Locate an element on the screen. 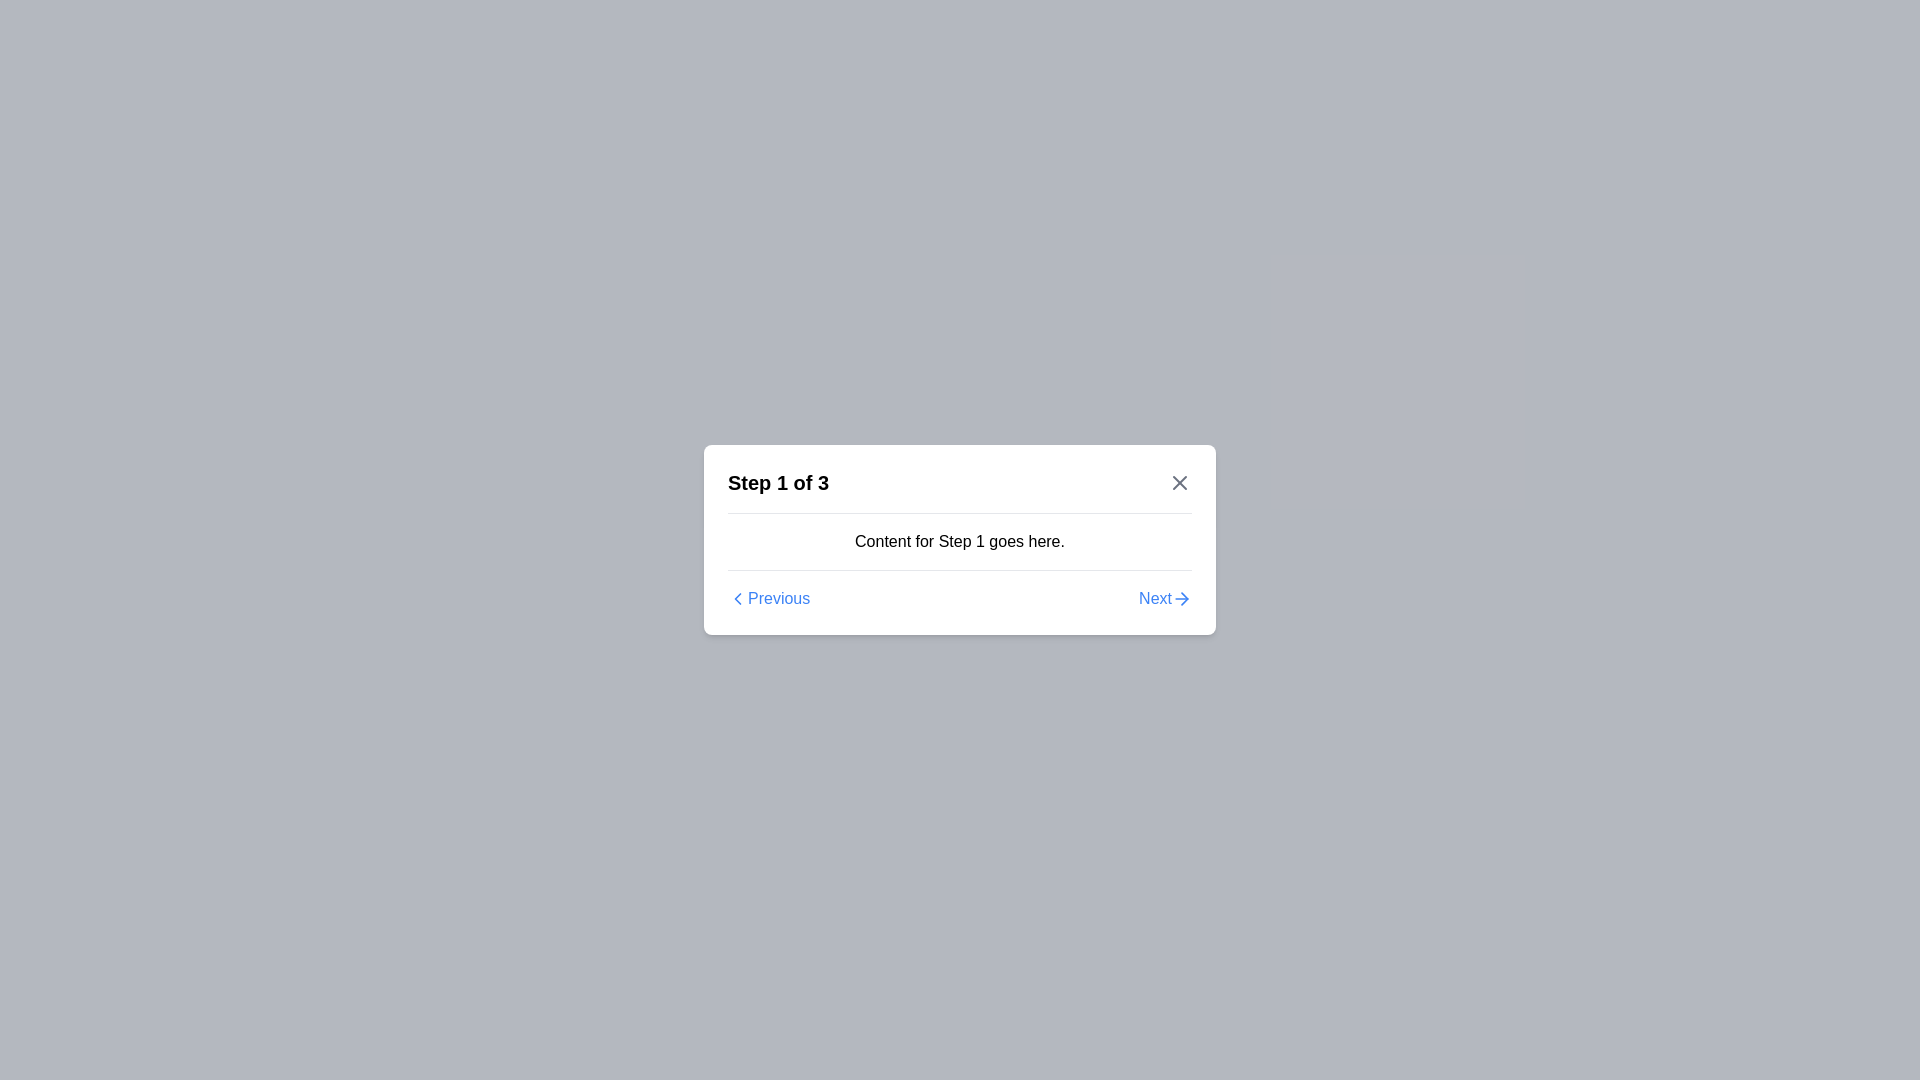 The height and width of the screenshot is (1080, 1920). the 'Previous' and 'Next' buttons on the navigation bar is located at coordinates (960, 589).